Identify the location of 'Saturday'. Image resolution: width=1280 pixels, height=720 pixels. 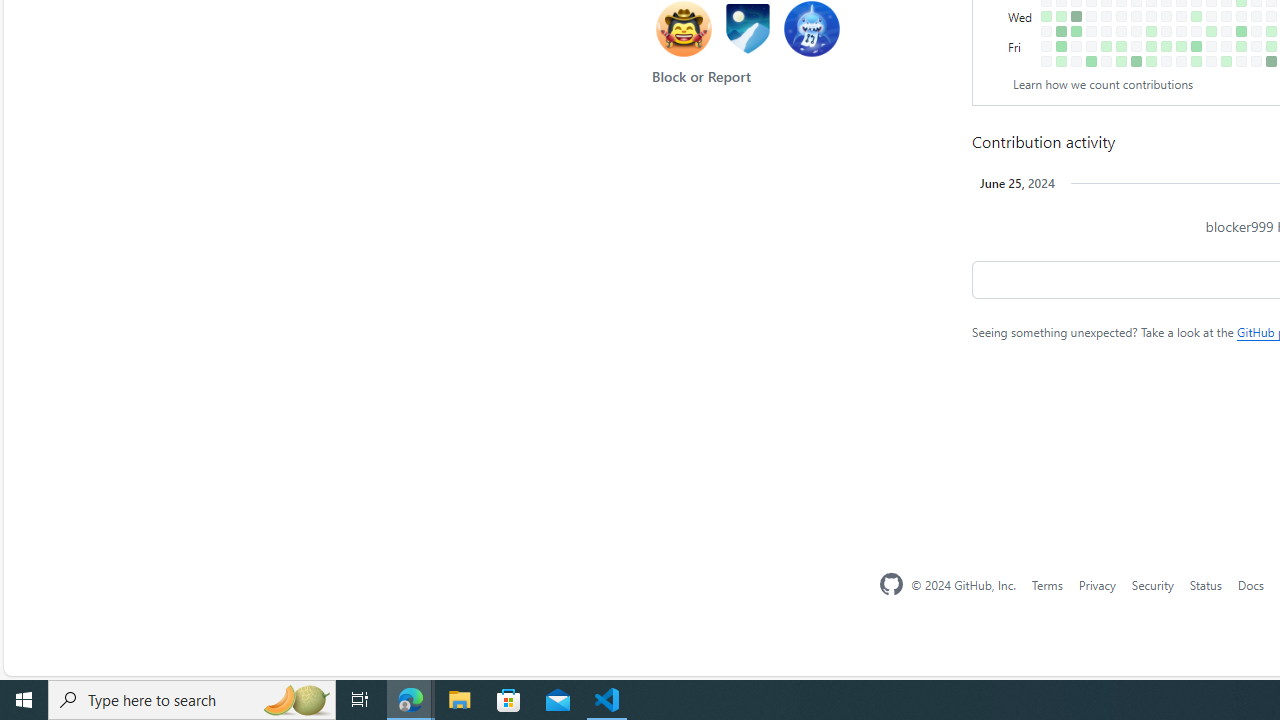
(1022, 60).